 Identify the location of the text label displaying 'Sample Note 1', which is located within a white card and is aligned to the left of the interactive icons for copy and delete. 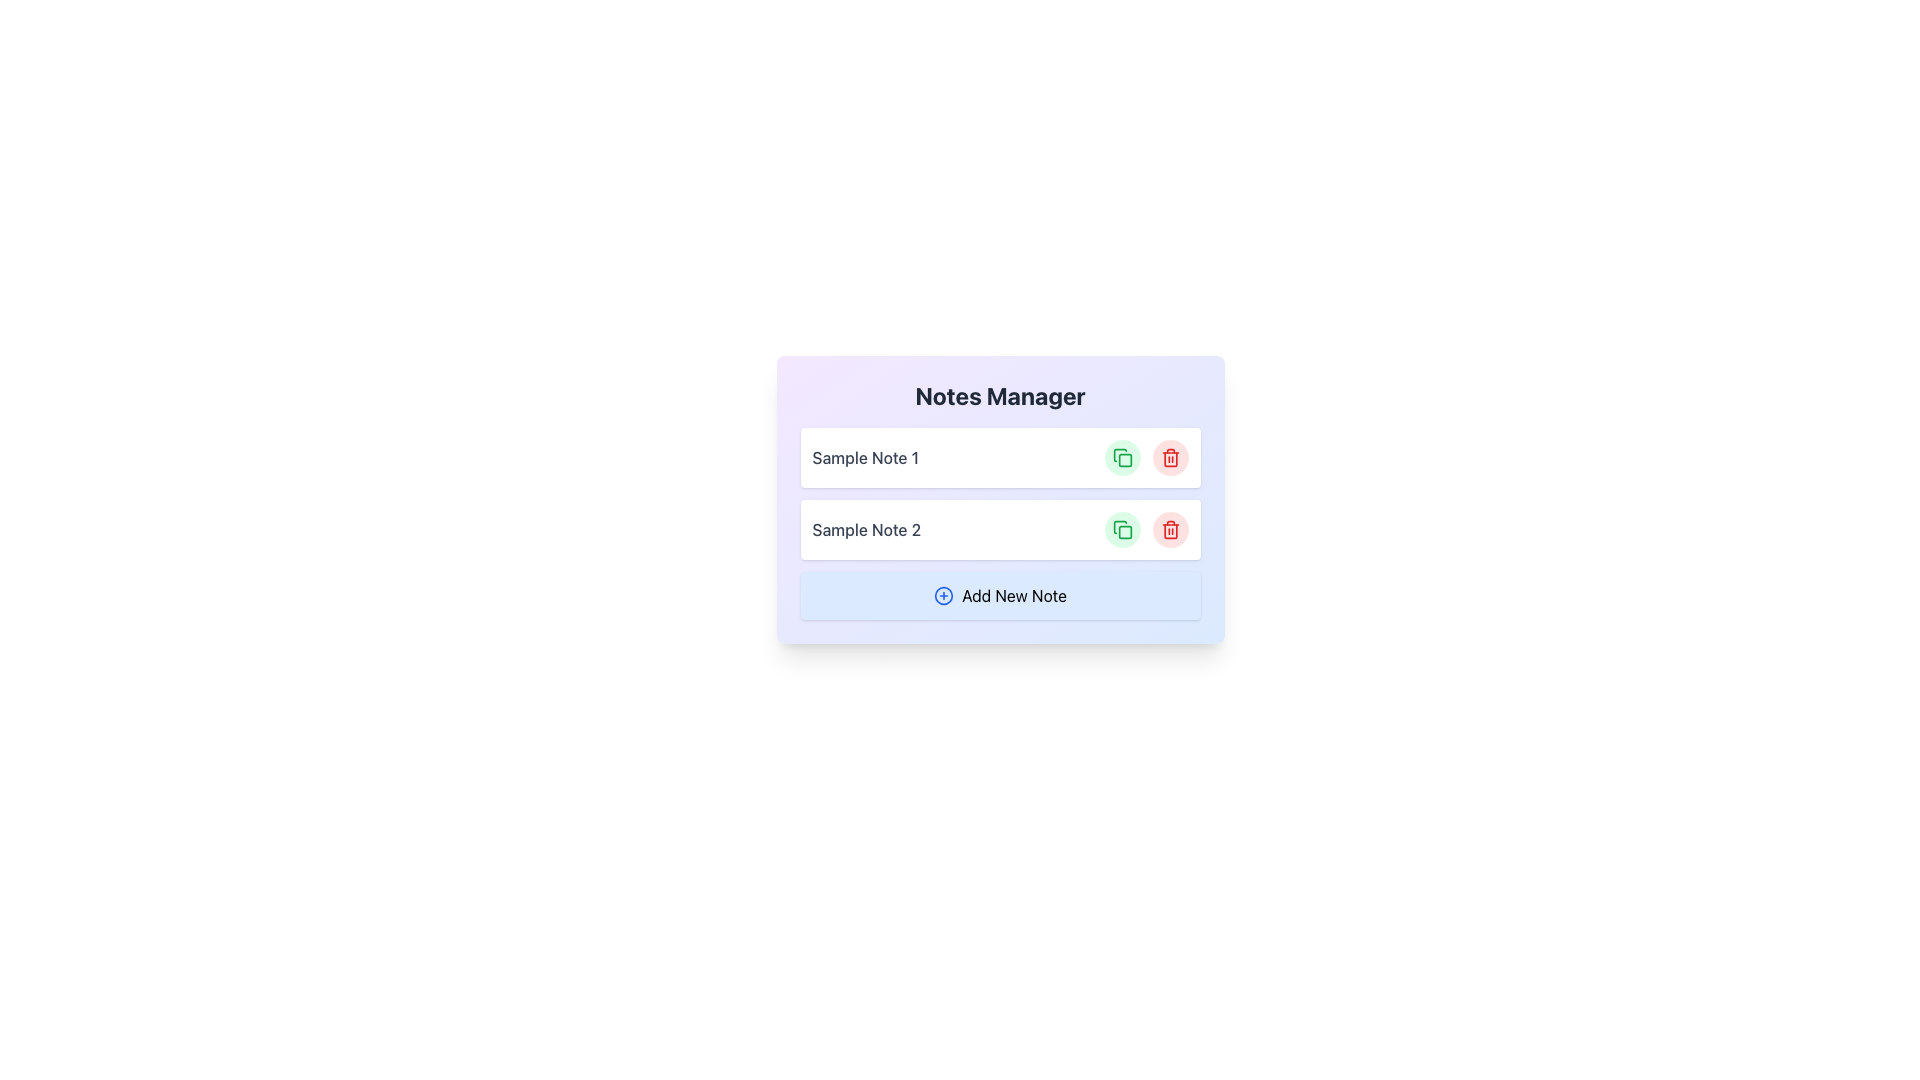
(865, 458).